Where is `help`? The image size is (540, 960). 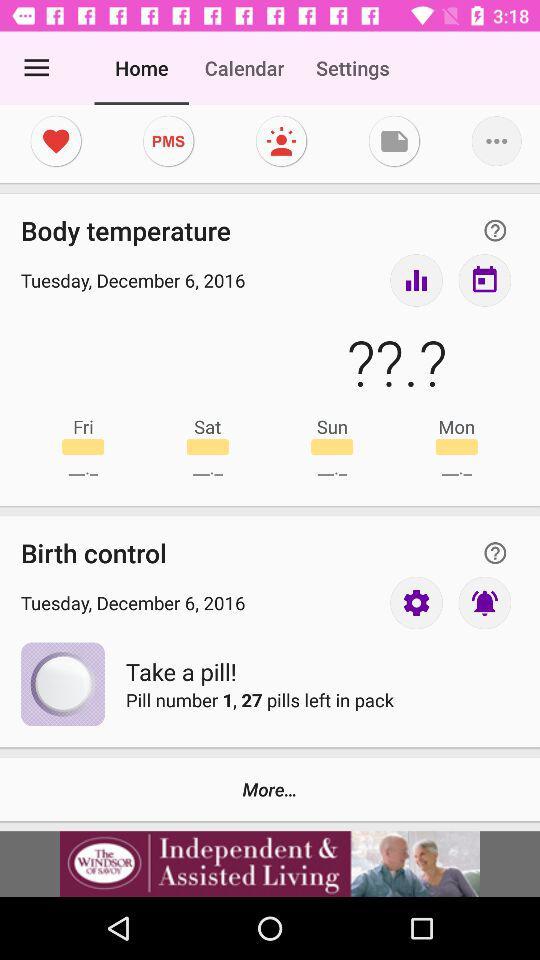
help is located at coordinates (494, 553).